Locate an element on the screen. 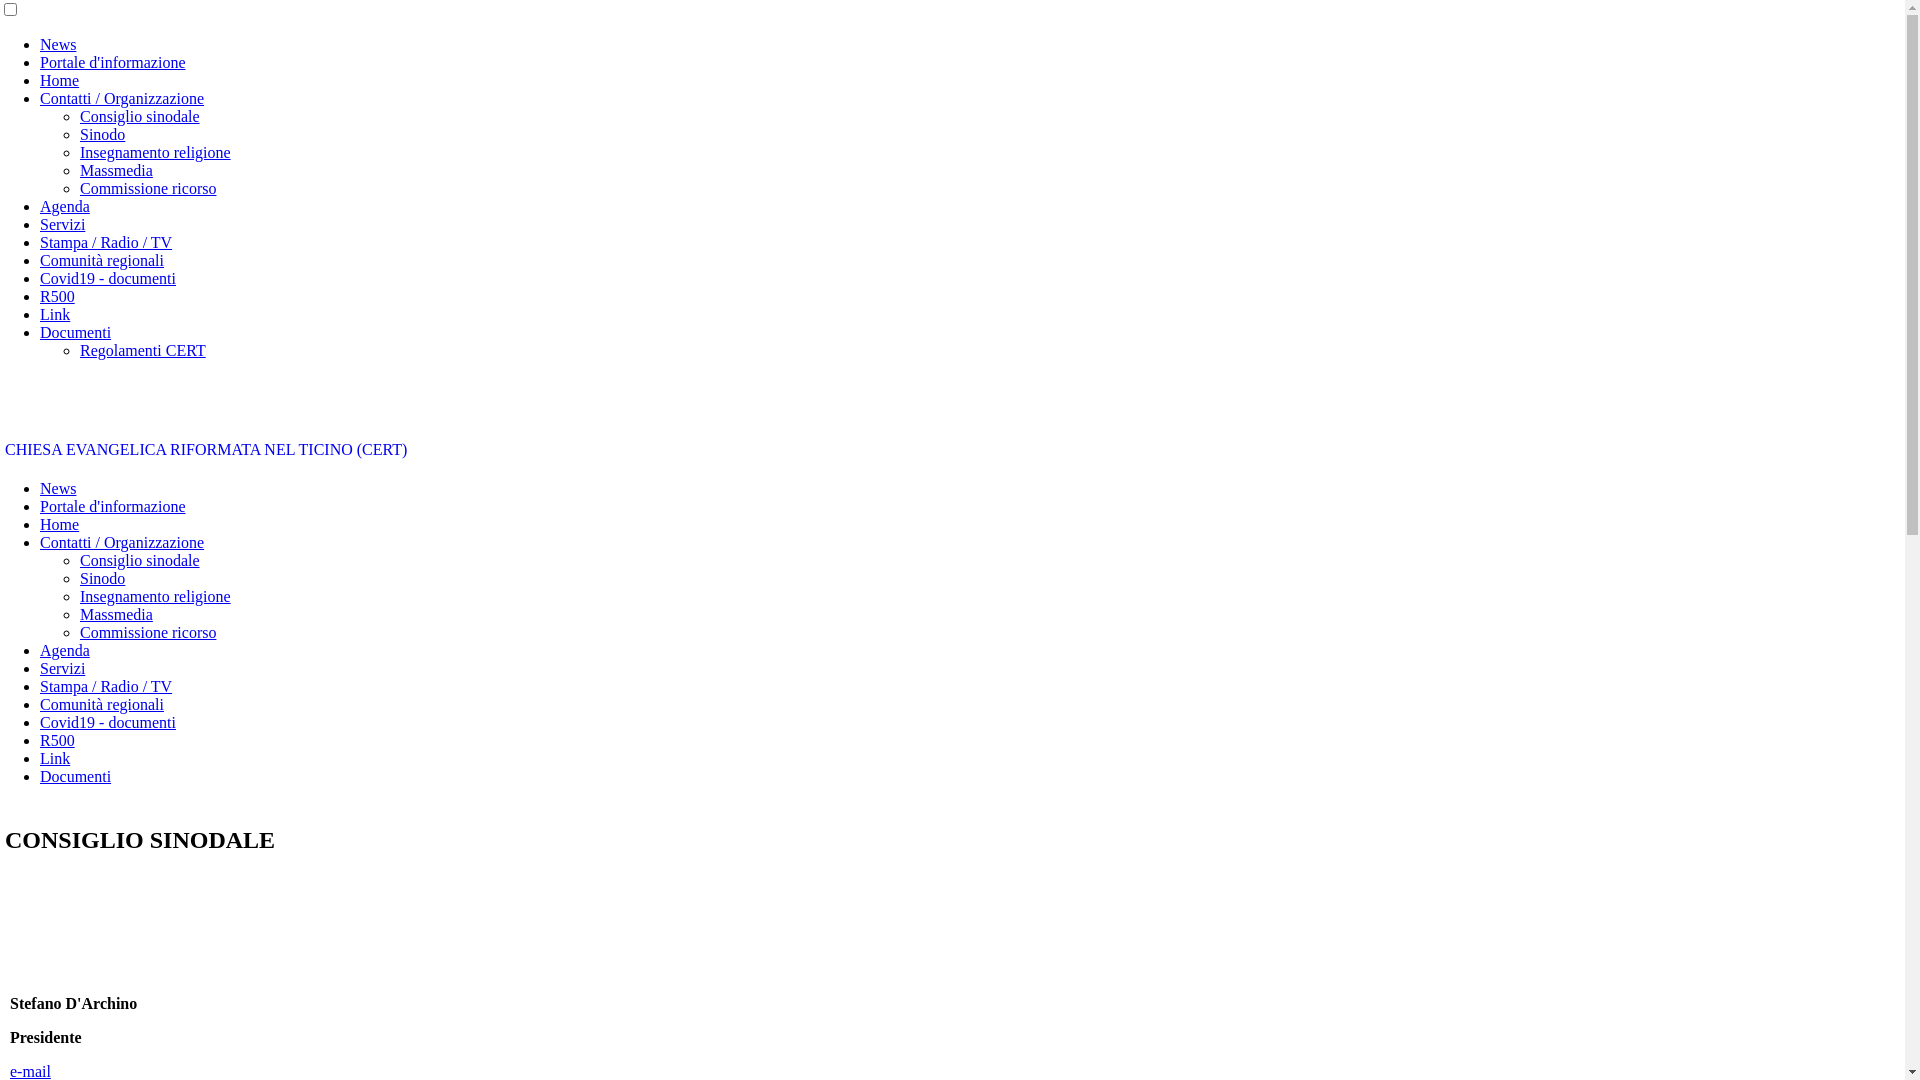 This screenshot has height=1080, width=1920. 'Consiglio sinodale' is located at coordinates (138, 116).